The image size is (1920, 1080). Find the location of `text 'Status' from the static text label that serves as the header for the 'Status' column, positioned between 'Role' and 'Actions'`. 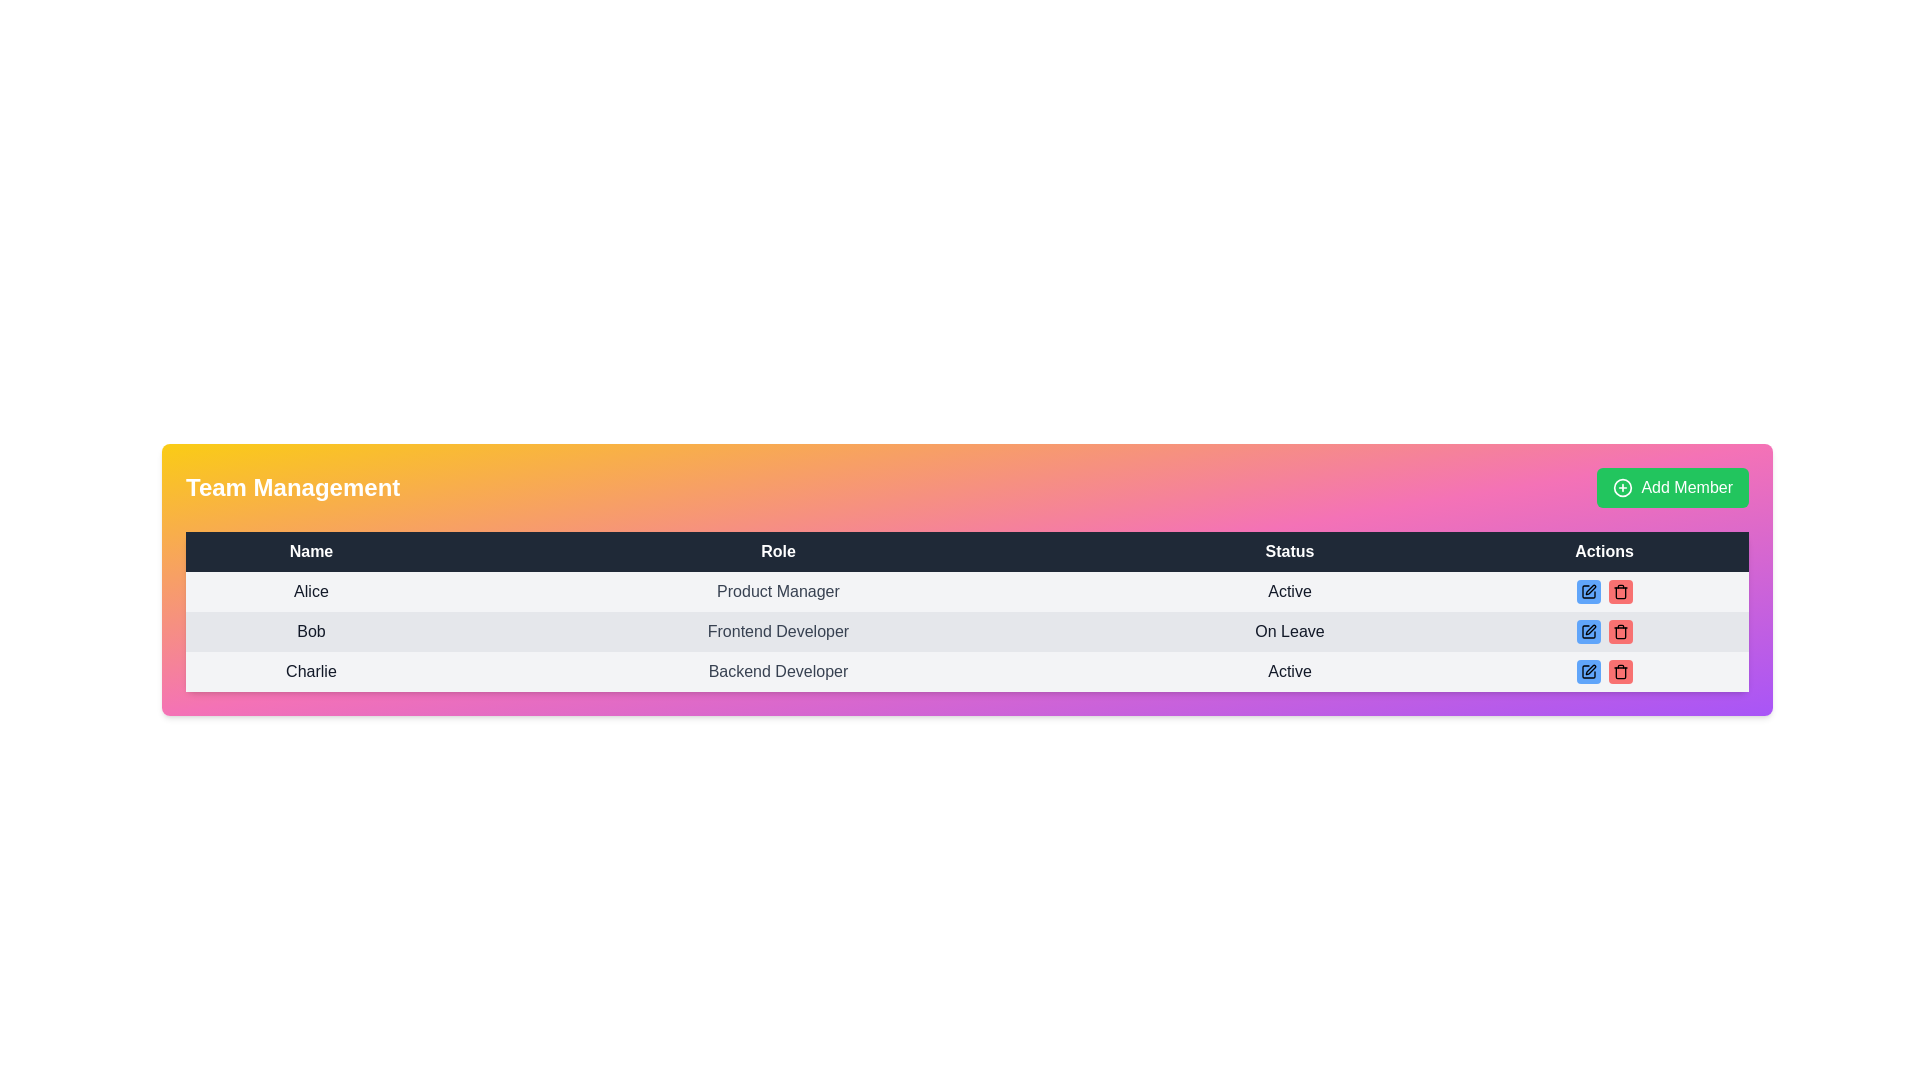

text 'Status' from the static text label that serves as the header for the 'Status' column, positioned between 'Role' and 'Actions' is located at coordinates (1290, 551).